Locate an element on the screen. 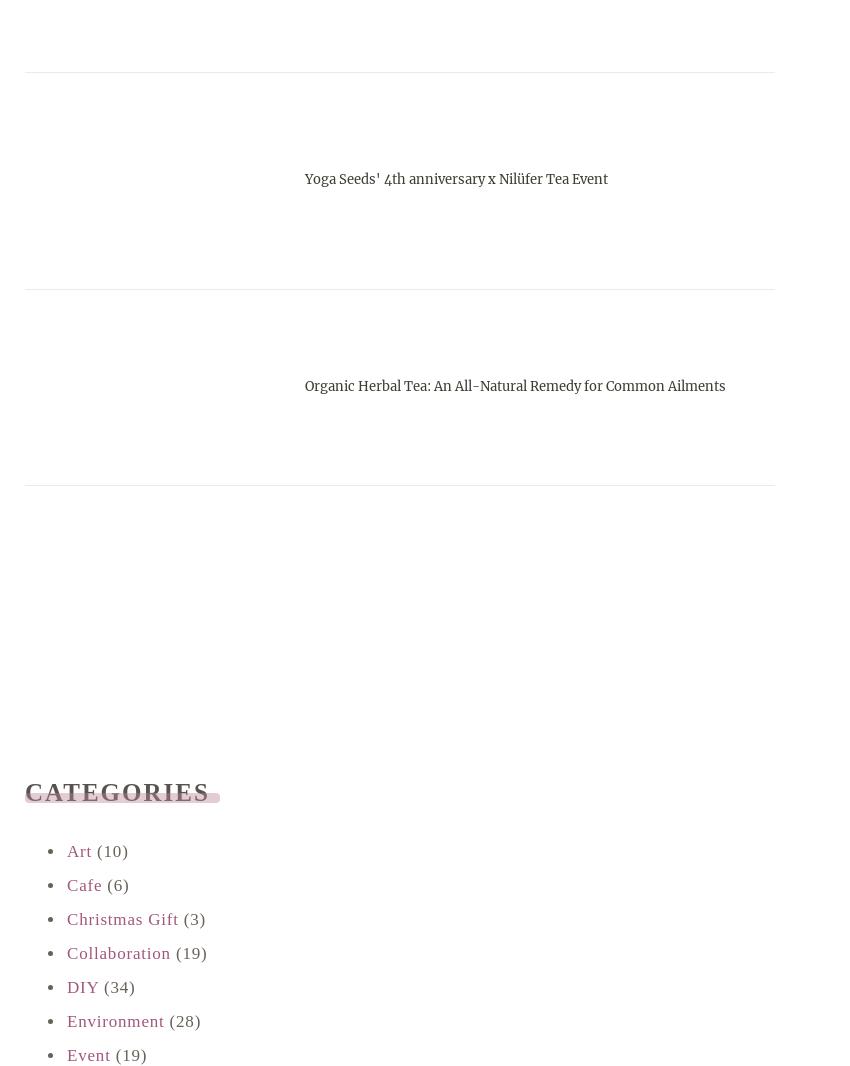 This screenshot has height=1066, width=850. 'Read Next' is located at coordinates (106, 816).